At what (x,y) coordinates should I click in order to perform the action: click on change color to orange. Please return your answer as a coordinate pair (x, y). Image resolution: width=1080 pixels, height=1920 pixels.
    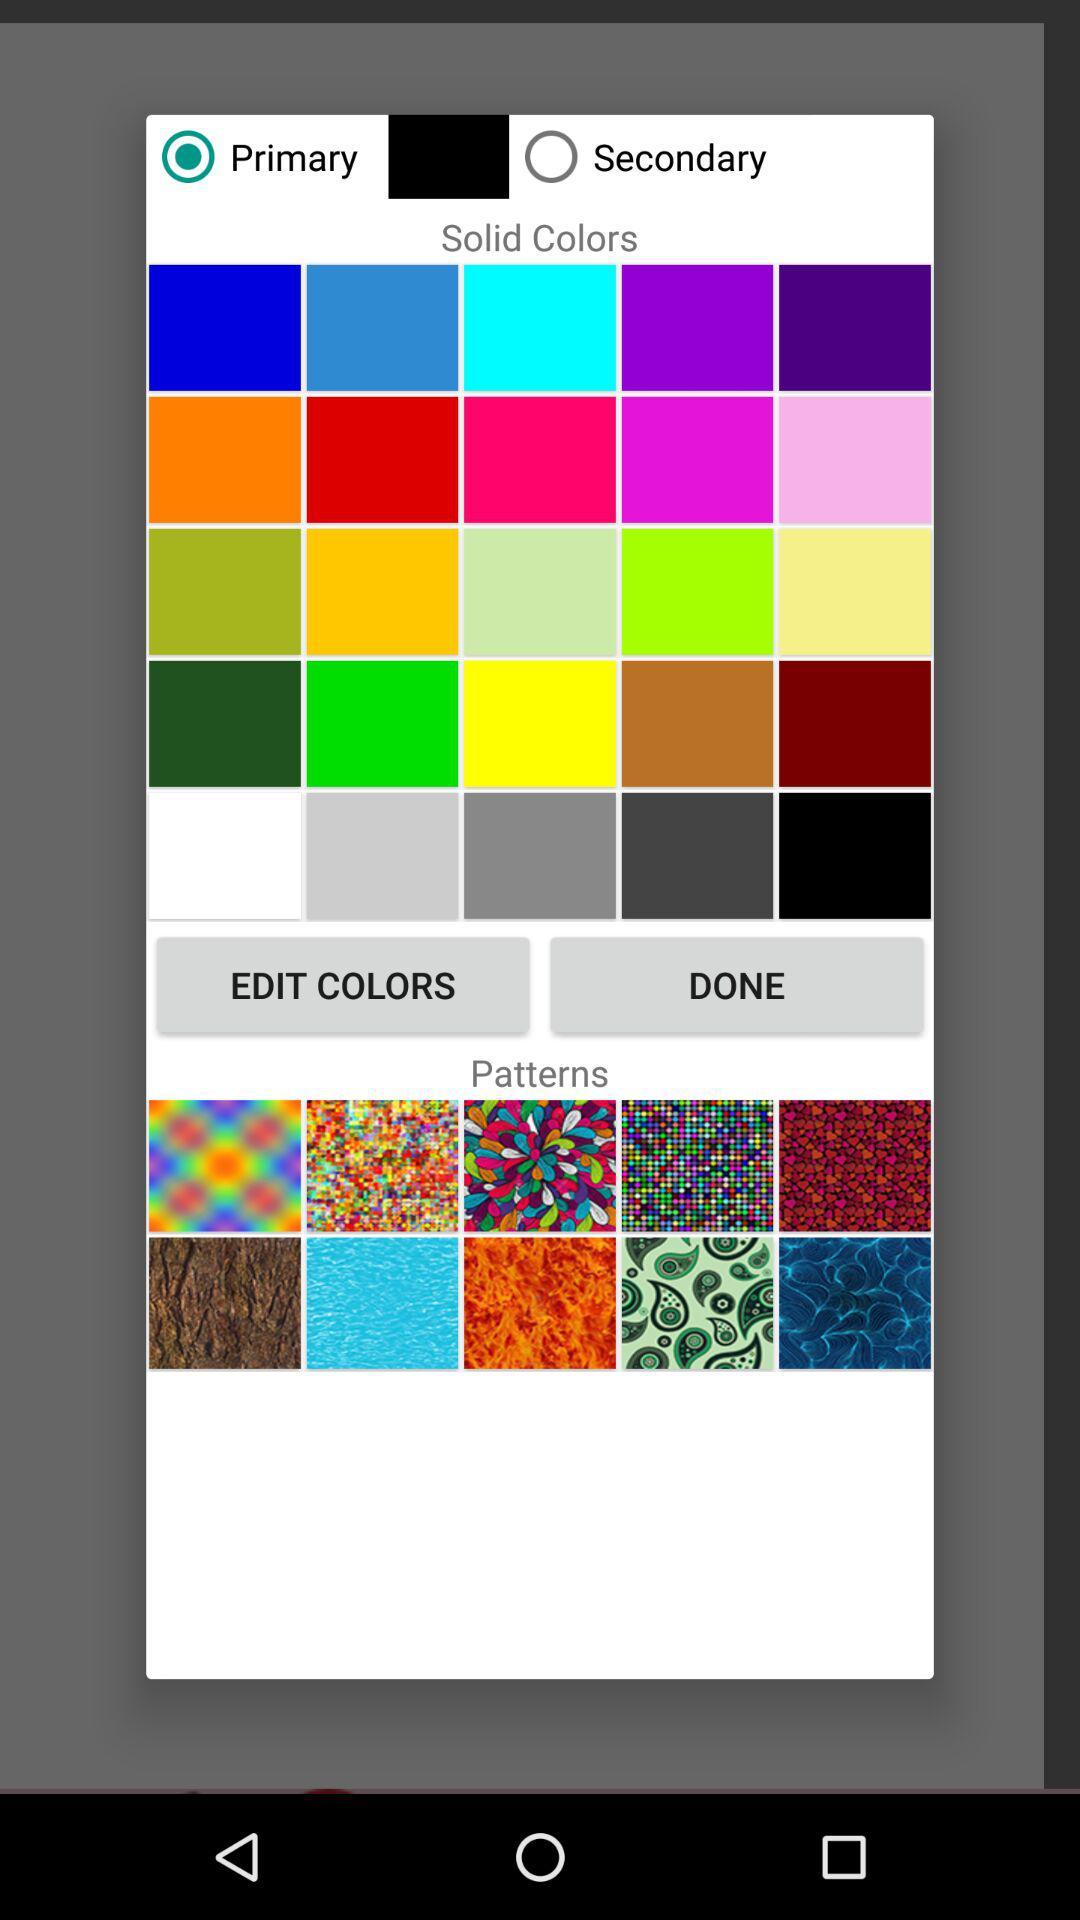
    Looking at the image, I should click on (224, 458).